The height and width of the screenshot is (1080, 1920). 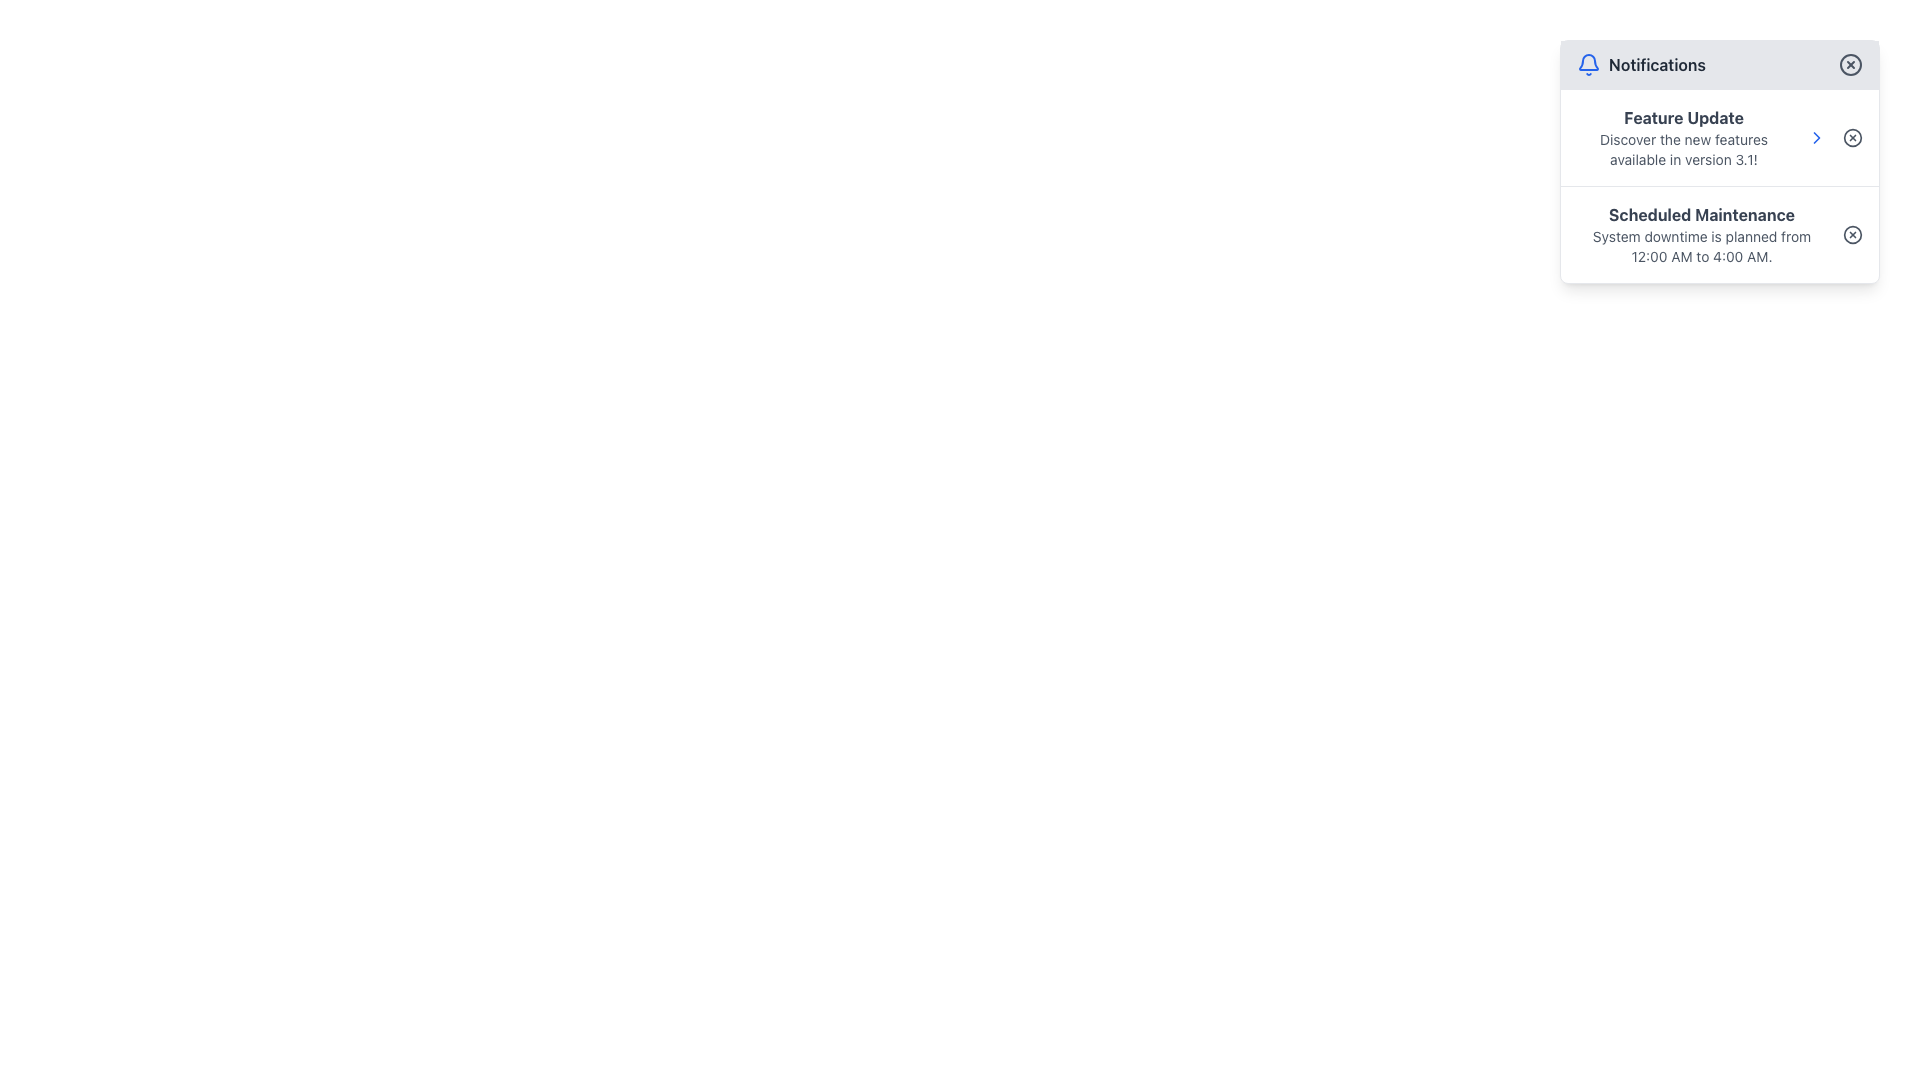 I want to click on the 'Notifications' label with a blue bell icon, which is located at the top-left corner of the notification panel, so click(x=1641, y=64).